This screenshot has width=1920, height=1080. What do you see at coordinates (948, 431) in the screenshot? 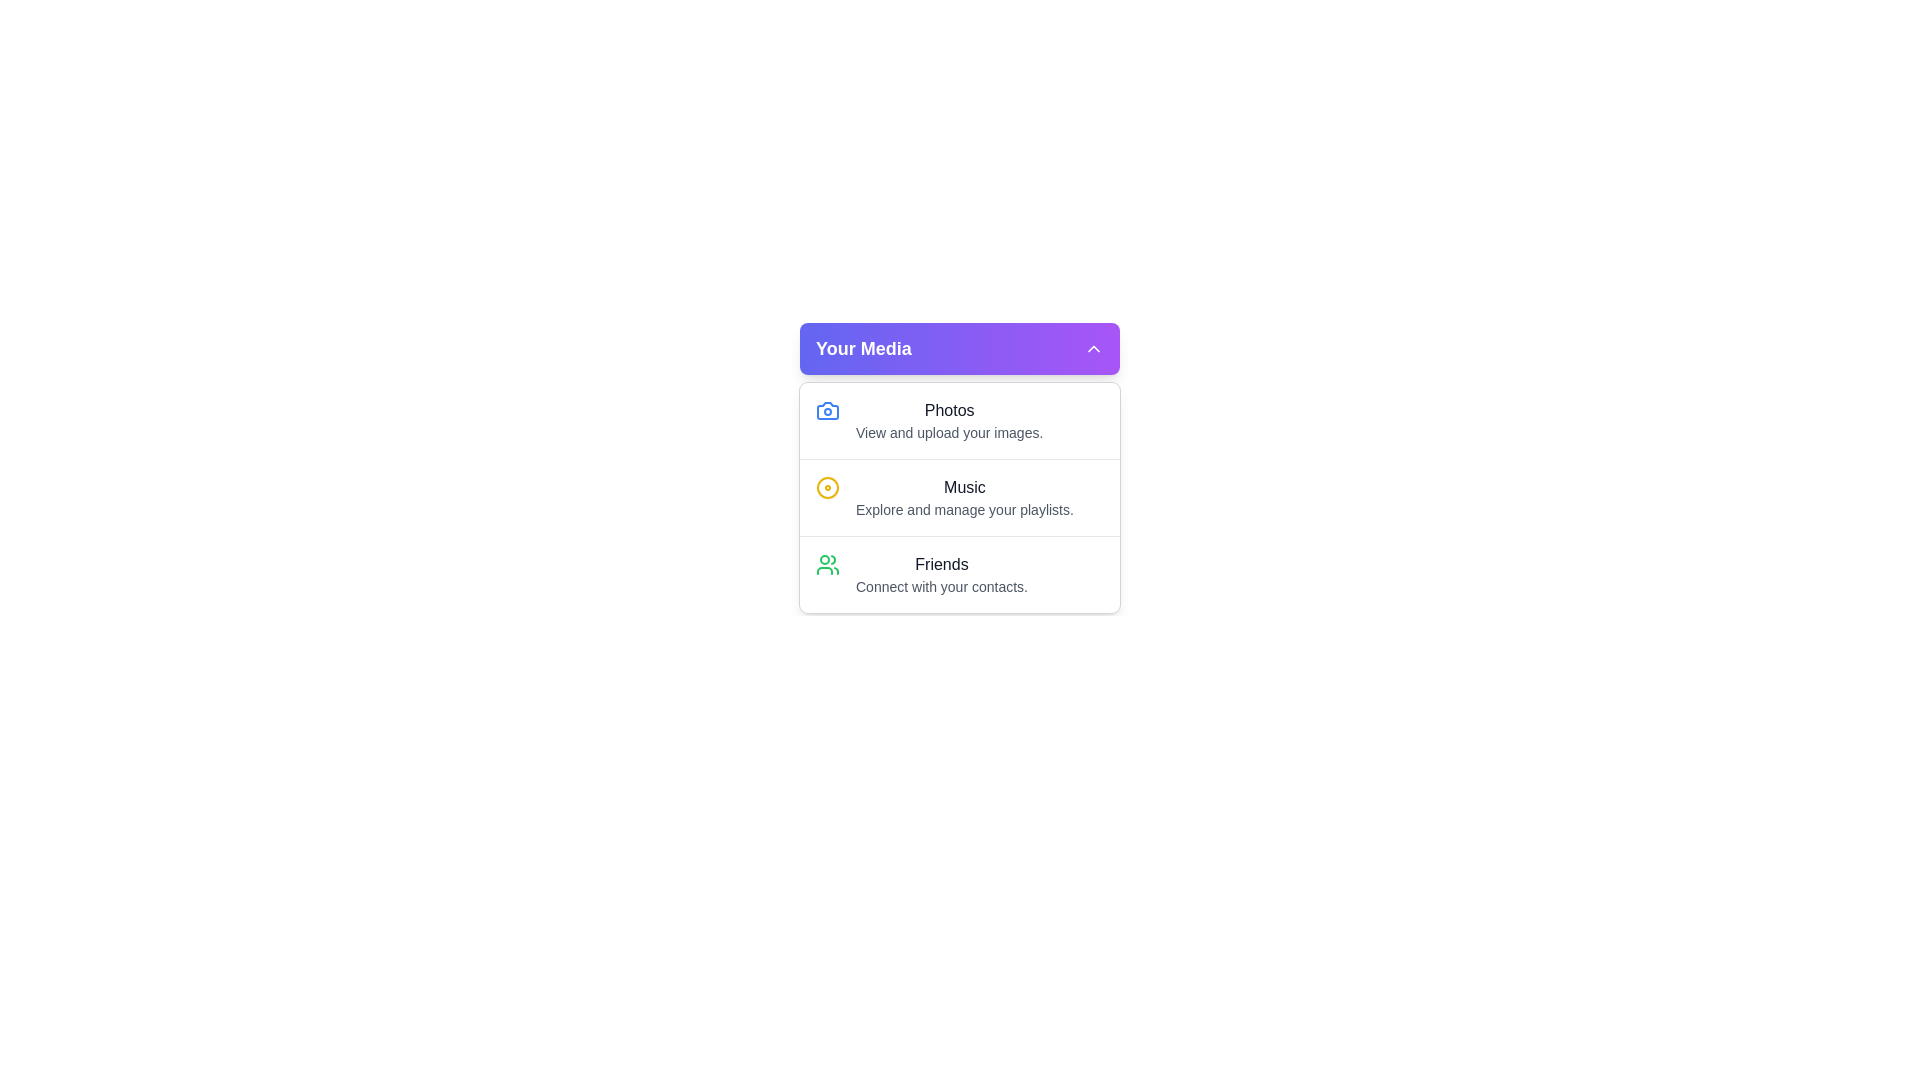
I see `the informational text label that provides a description related to the 'Photos' section, positioned below the 'Photos' title within the 'Your Media' dropdown interface` at bounding box center [948, 431].